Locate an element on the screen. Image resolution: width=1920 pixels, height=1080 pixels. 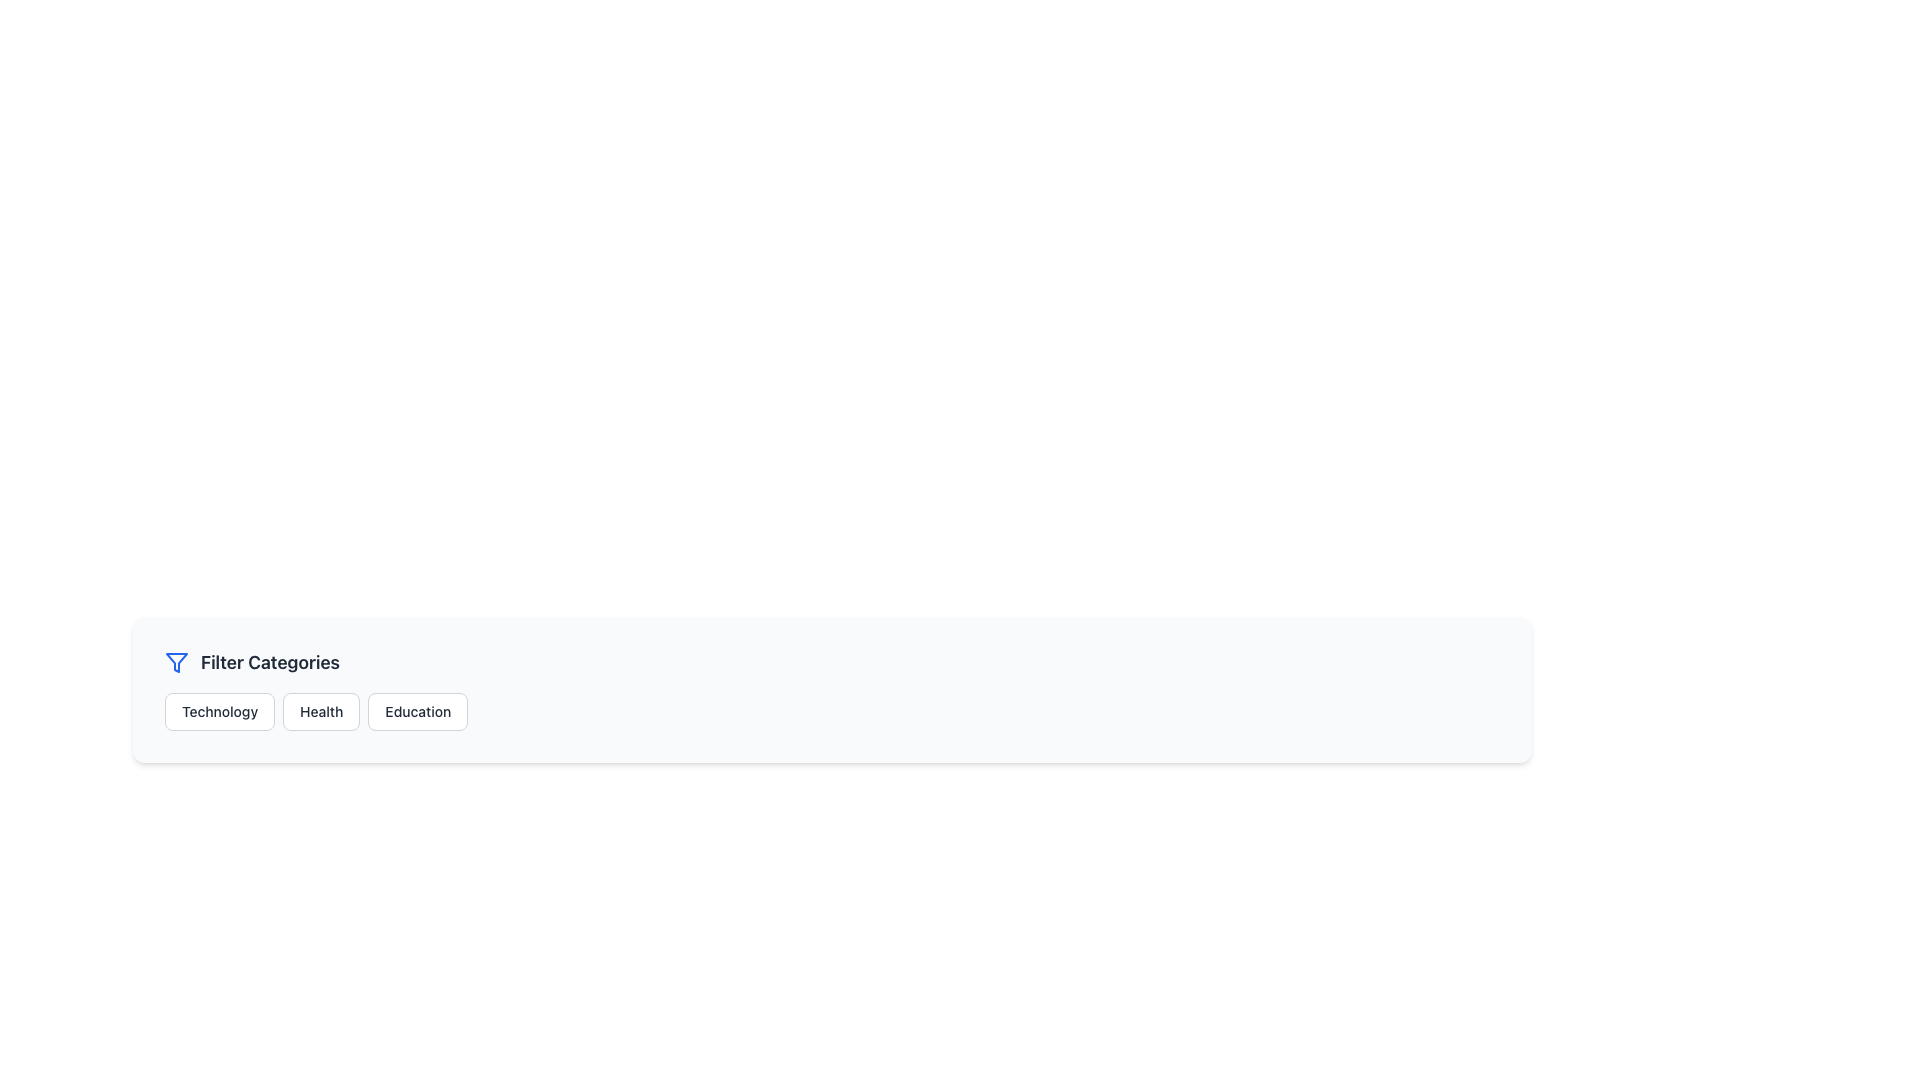
blue triangular funnel icon located to the left of the 'Filter Categories' text, which serves as a filter indicator is located at coordinates (177, 663).